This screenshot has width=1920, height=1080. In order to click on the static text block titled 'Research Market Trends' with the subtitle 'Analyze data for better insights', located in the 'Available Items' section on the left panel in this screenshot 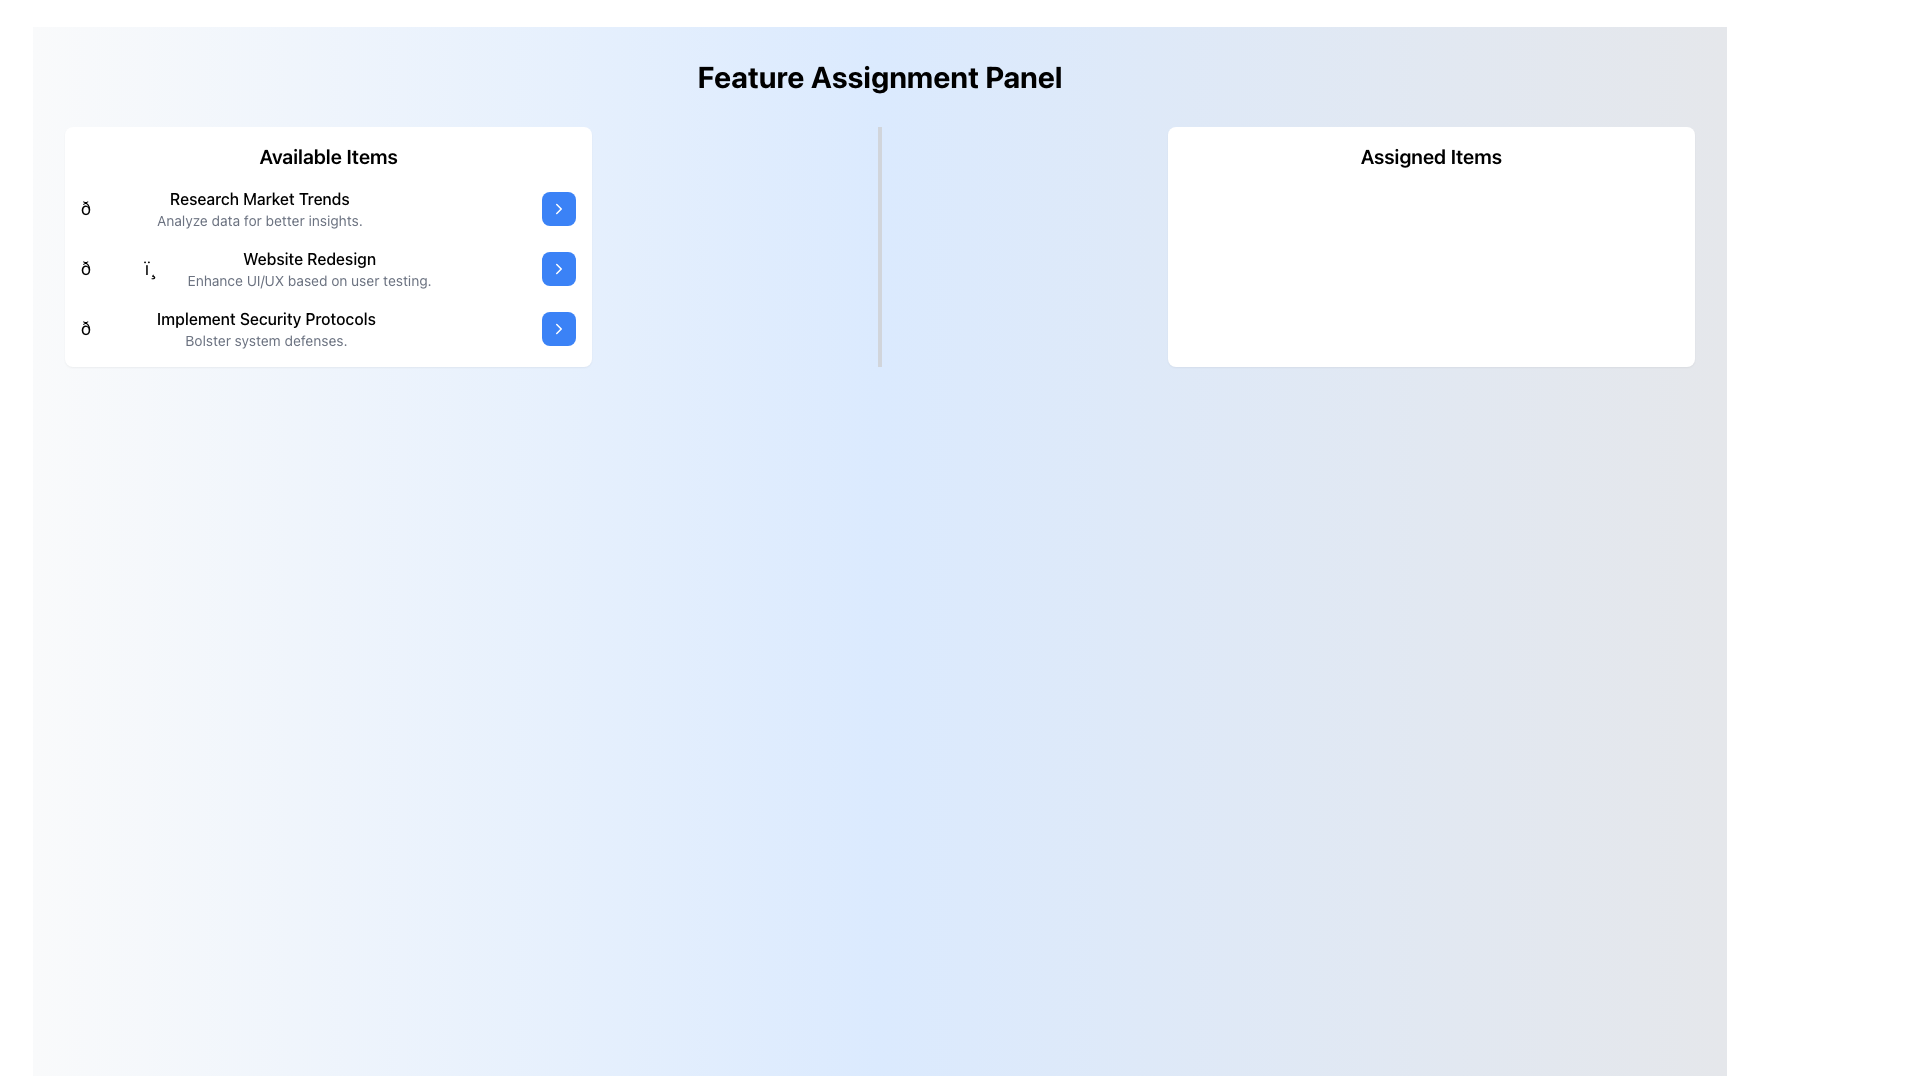, I will do `click(258, 208)`.